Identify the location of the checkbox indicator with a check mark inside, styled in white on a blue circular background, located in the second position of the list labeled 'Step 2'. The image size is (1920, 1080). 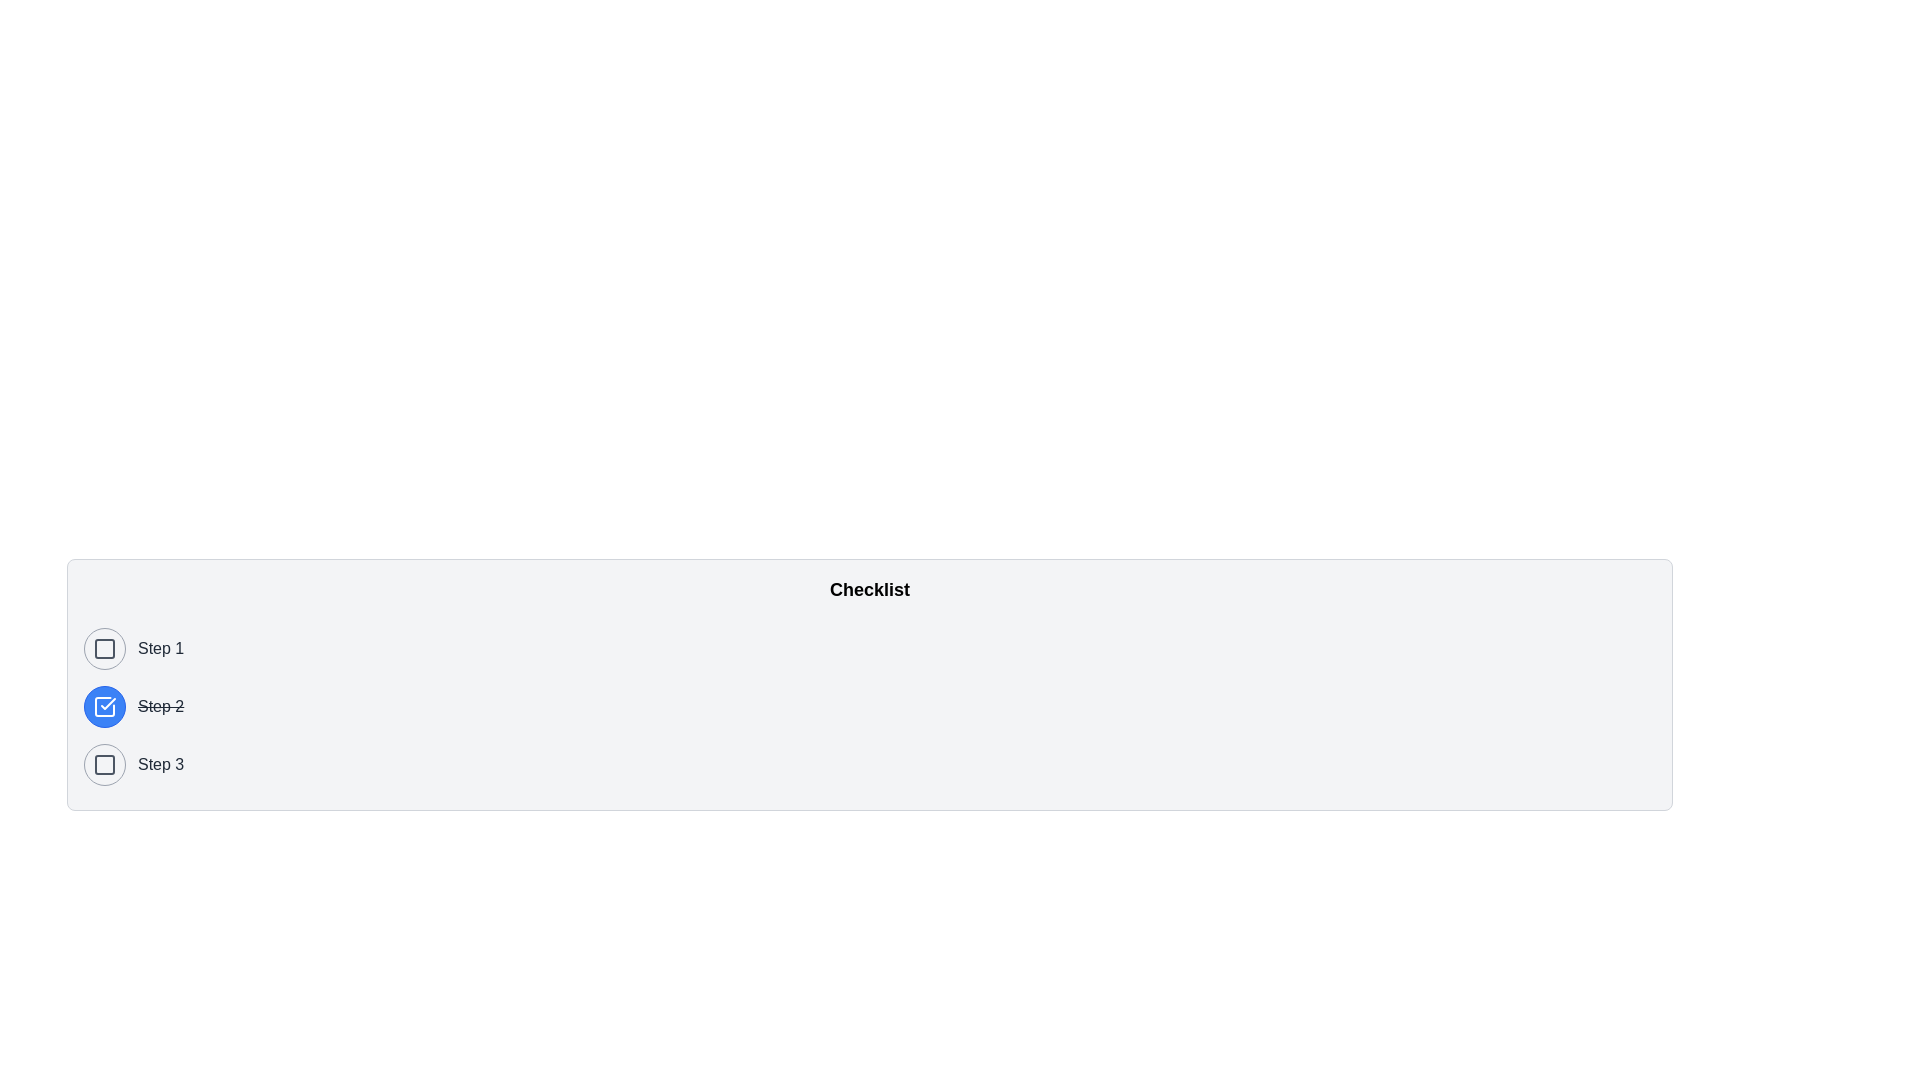
(104, 705).